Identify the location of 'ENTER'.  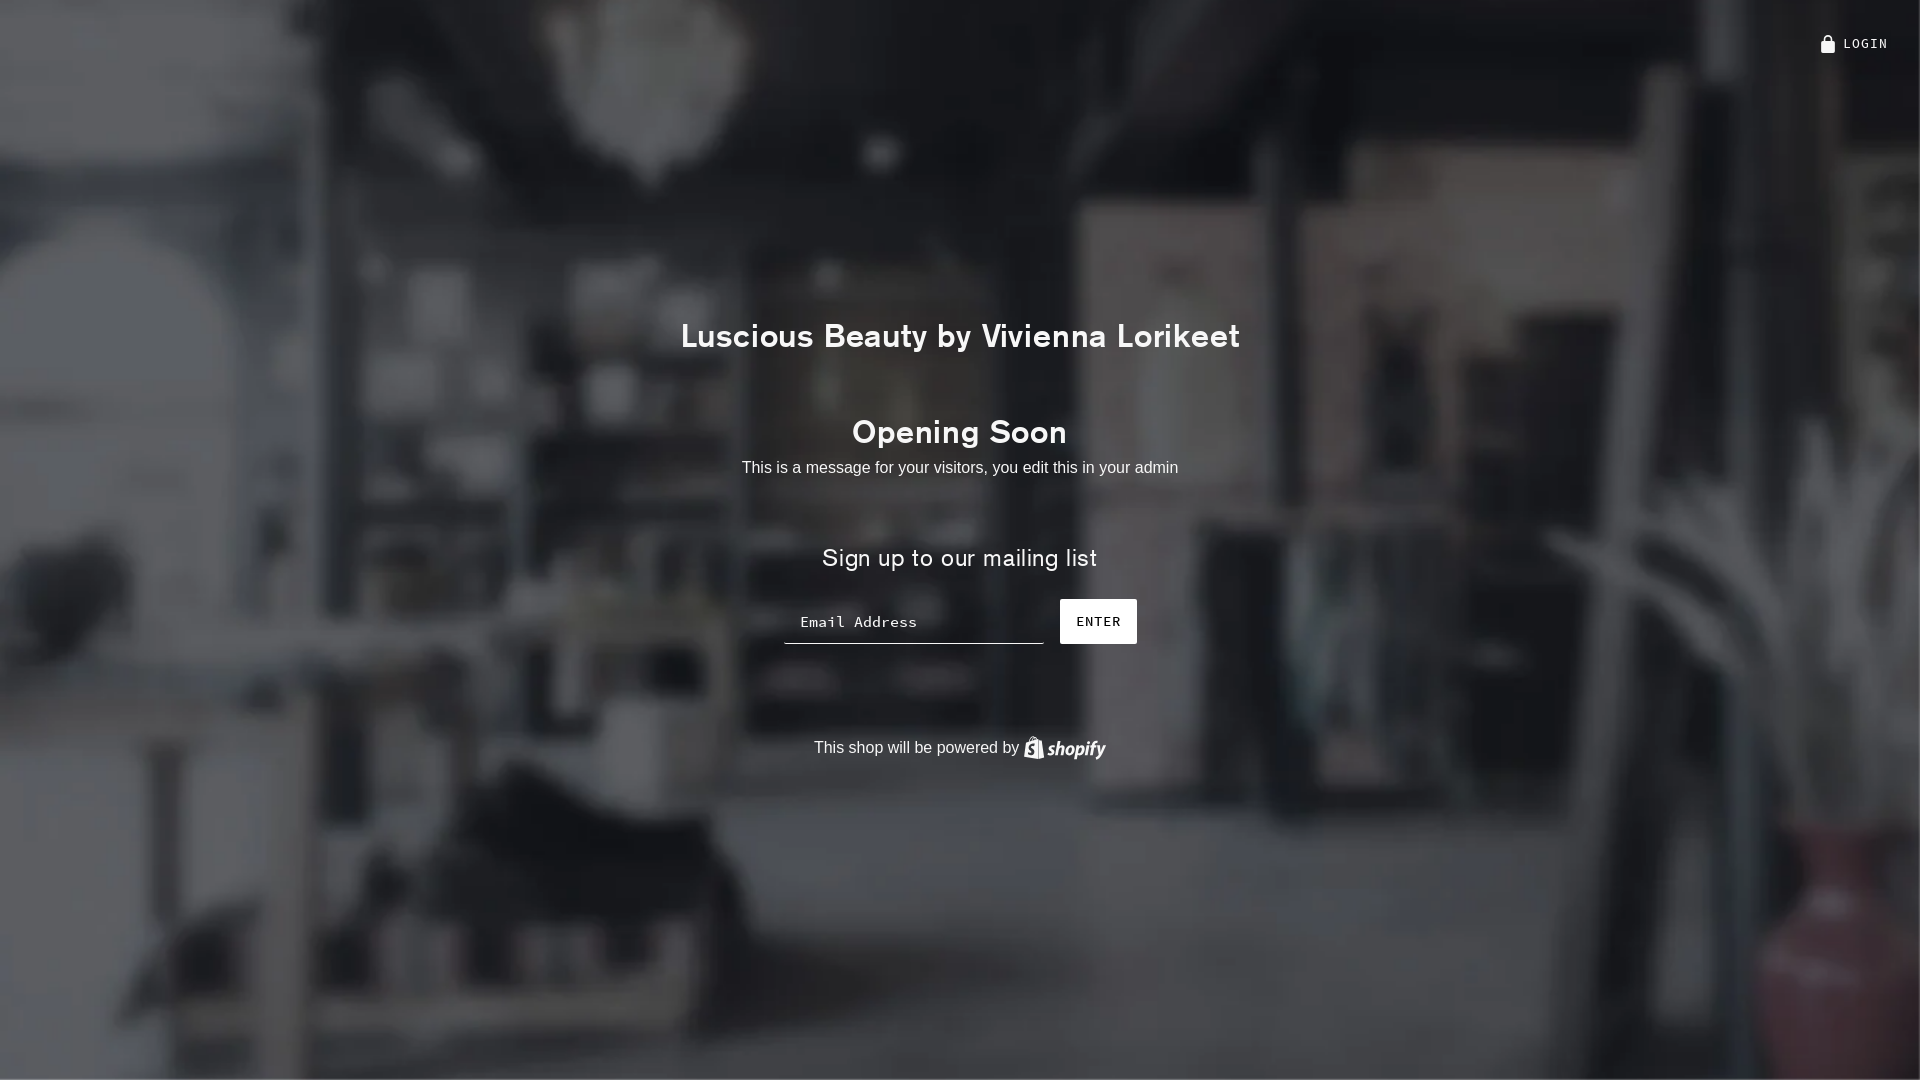
(1097, 620).